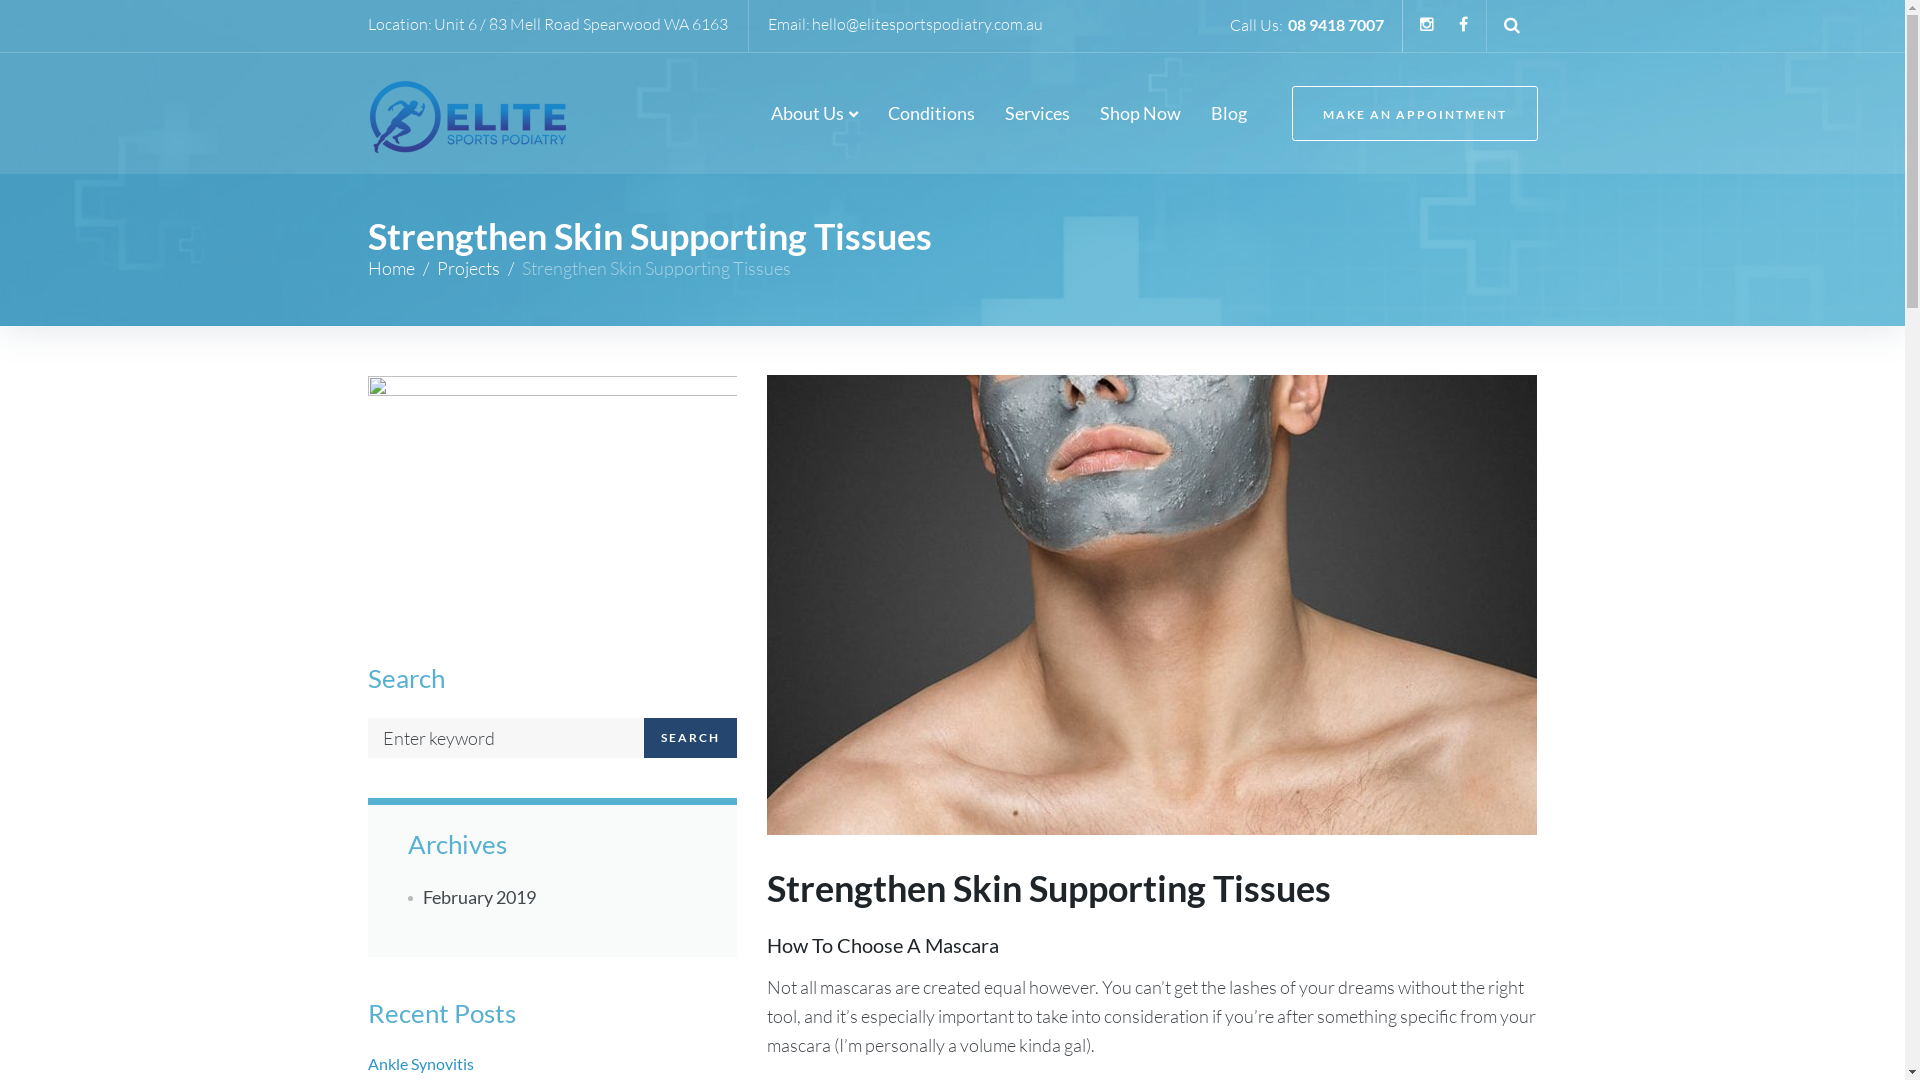 The width and height of the screenshot is (1920, 1080). I want to click on 'Services', so click(1036, 113).